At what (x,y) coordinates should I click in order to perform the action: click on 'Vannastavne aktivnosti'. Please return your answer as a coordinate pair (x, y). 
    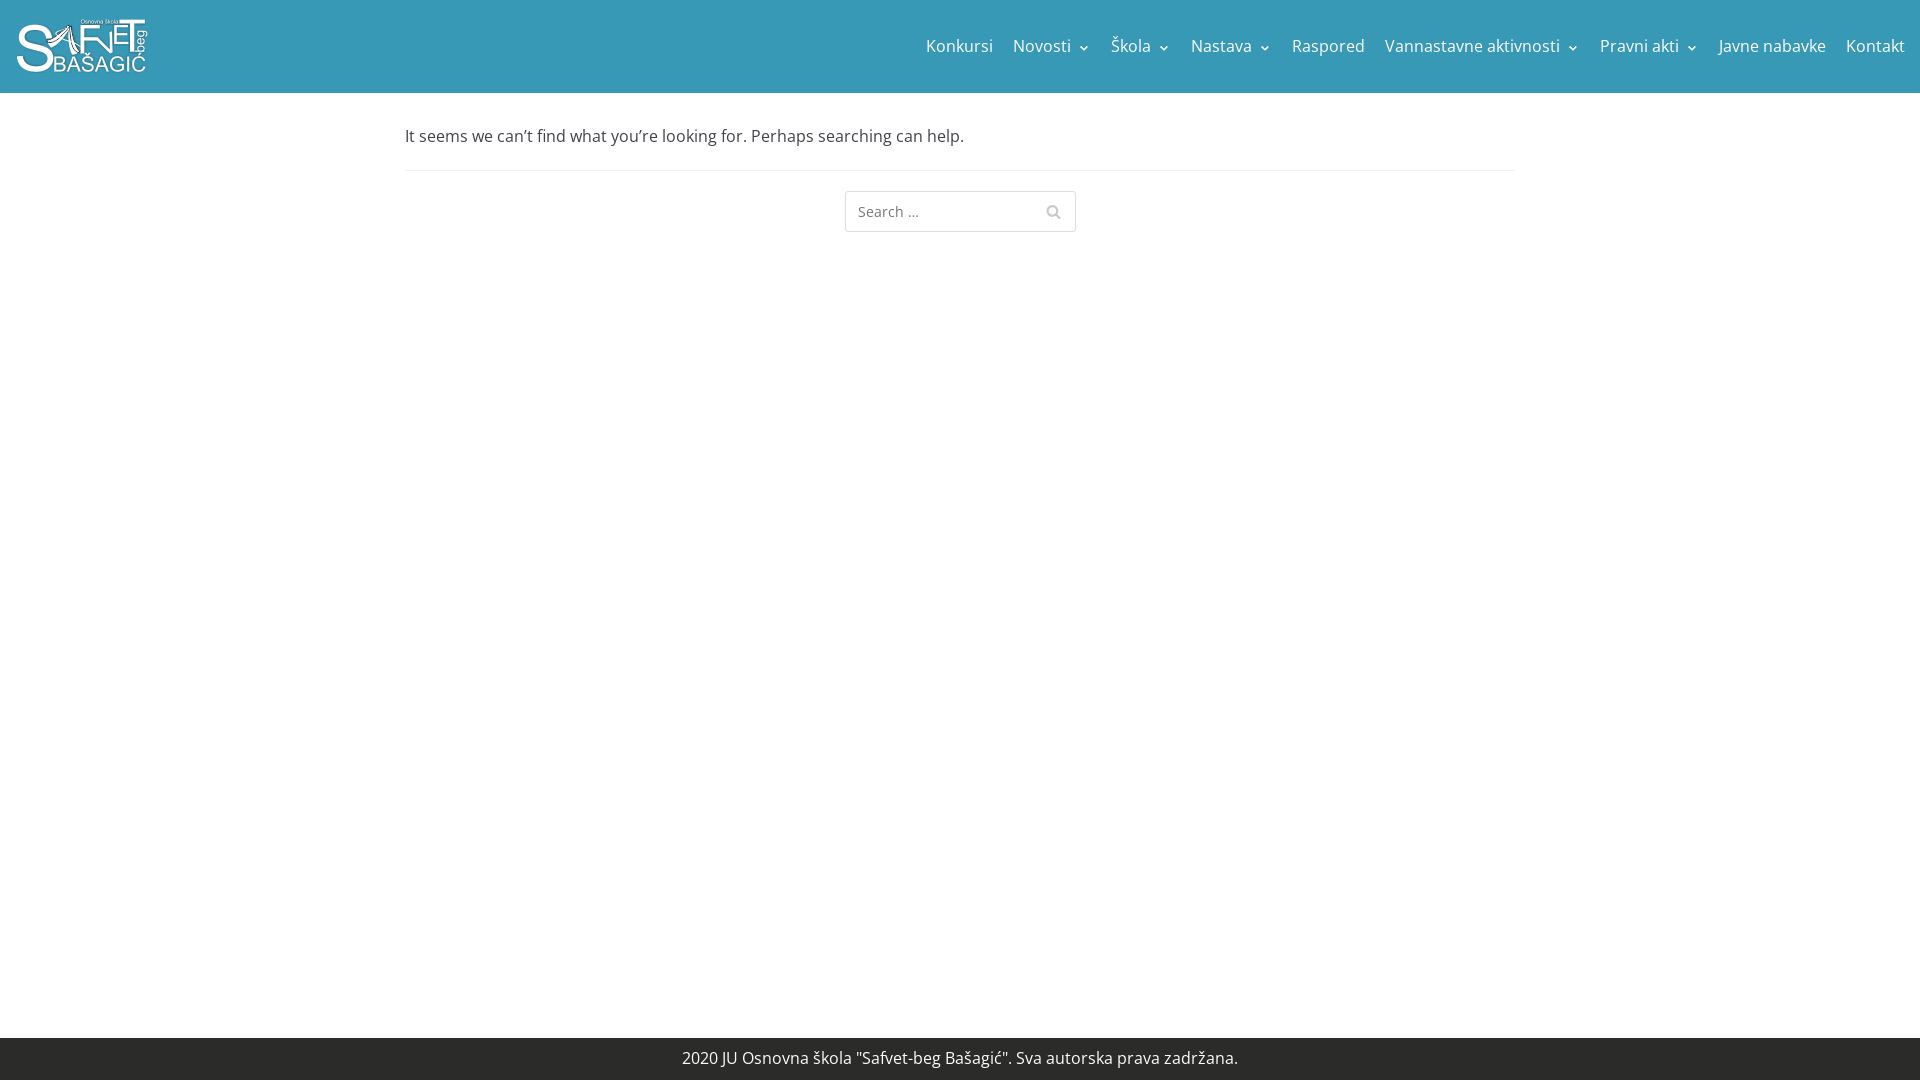
    Looking at the image, I should click on (1482, 45).